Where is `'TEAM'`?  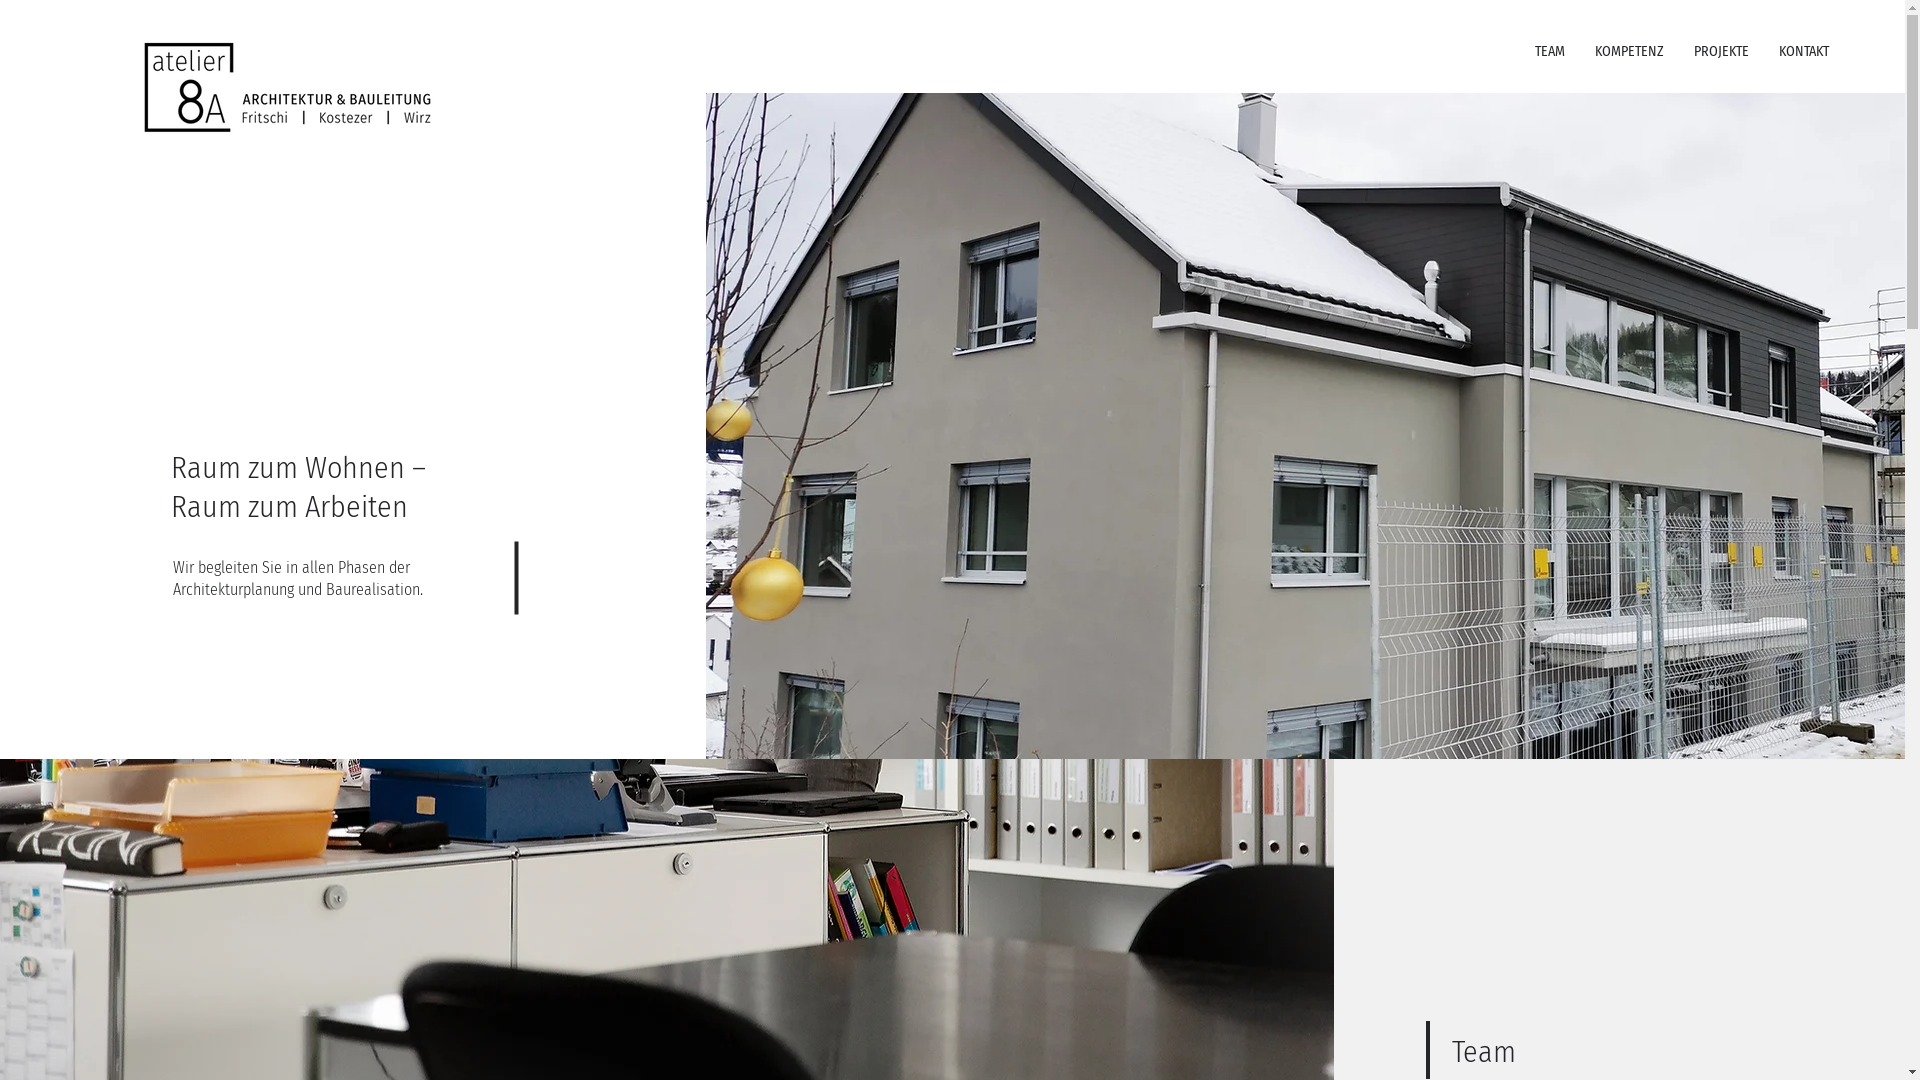 'TEAM' is located at coordinates (1549, 50).